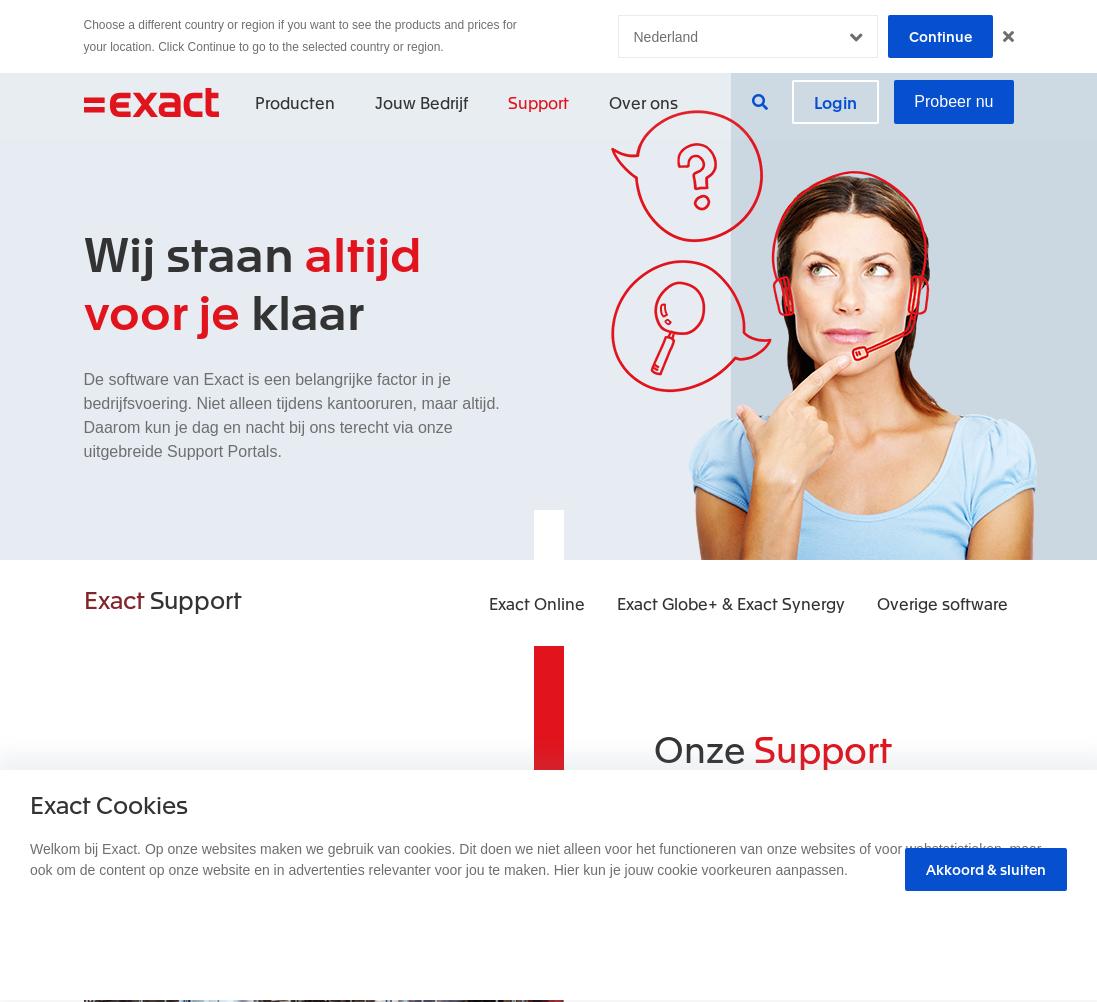 The width and height of the screenshot is (1097, 1002). I want to click on 'Overige software', so click(940, 602).